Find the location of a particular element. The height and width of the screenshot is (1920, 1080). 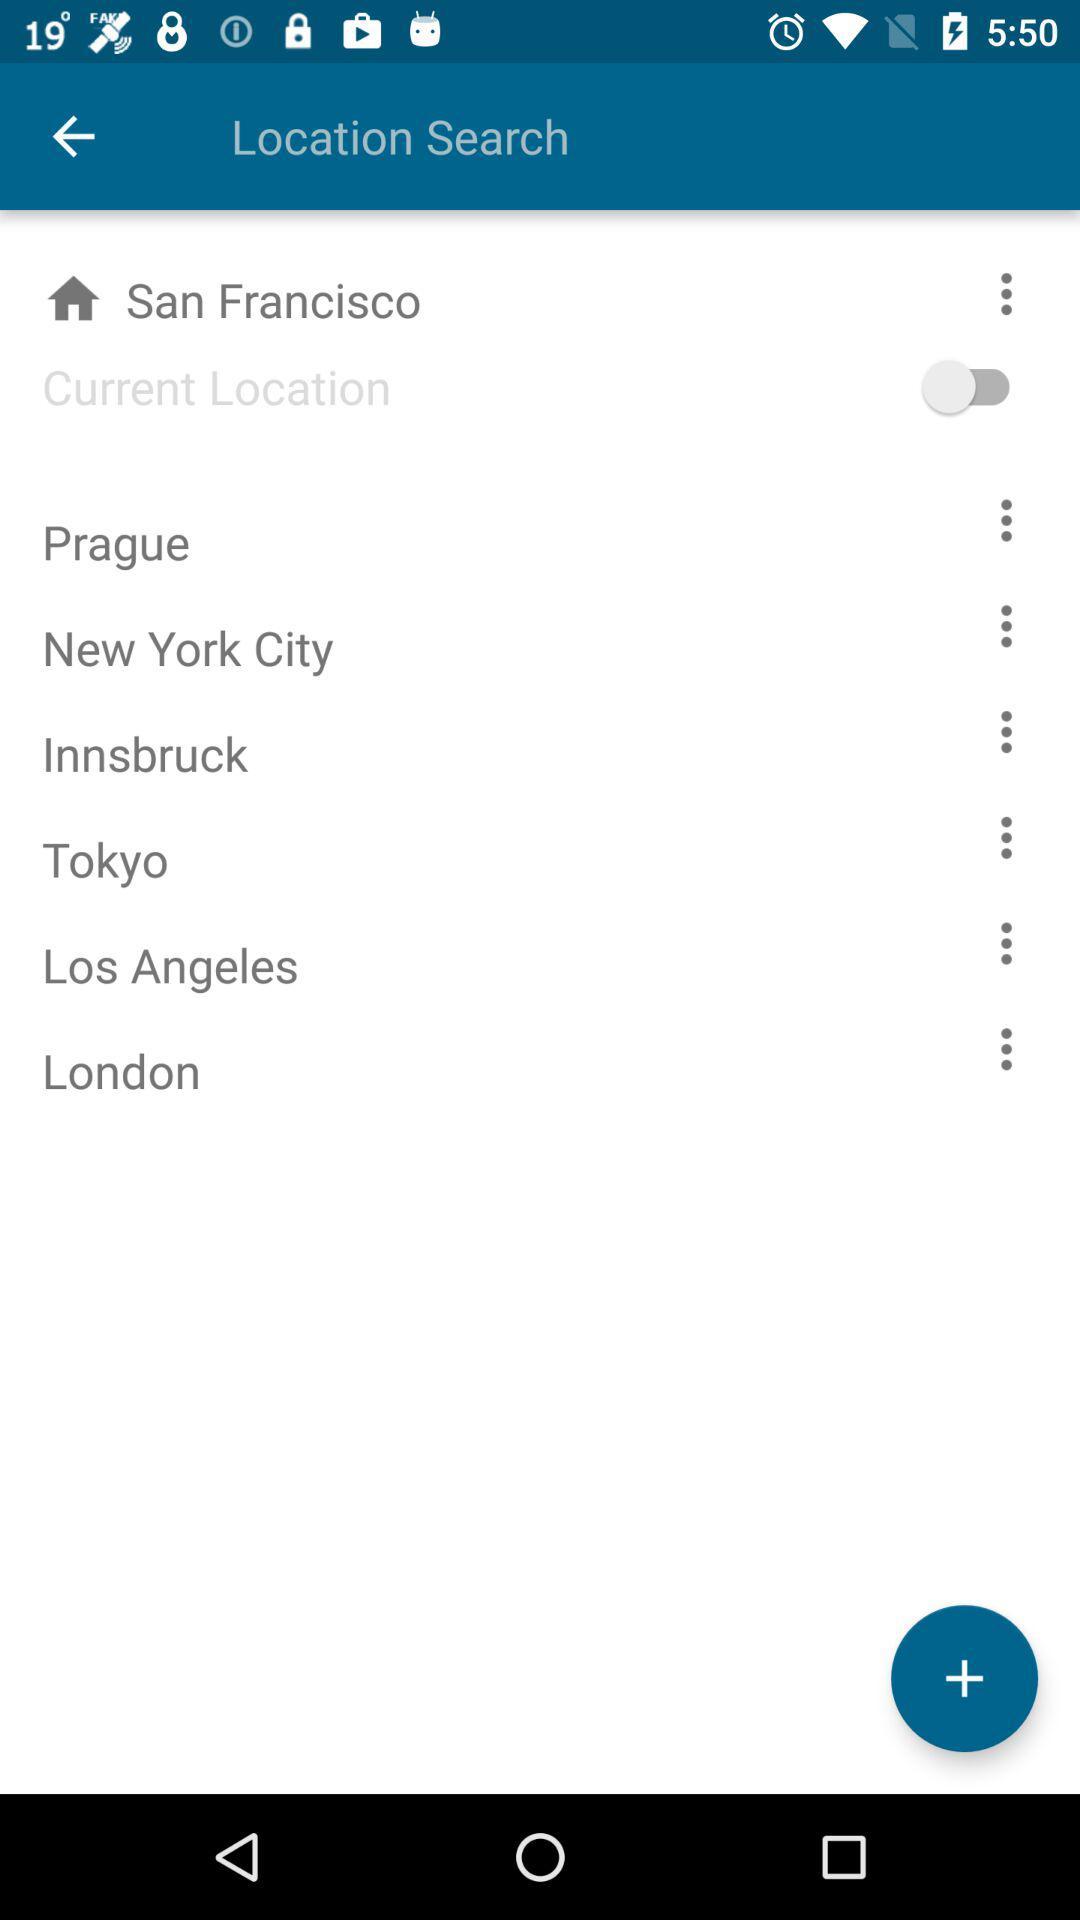

shows index of subject while flashung yellow is located at coordinates (1006, 1048).